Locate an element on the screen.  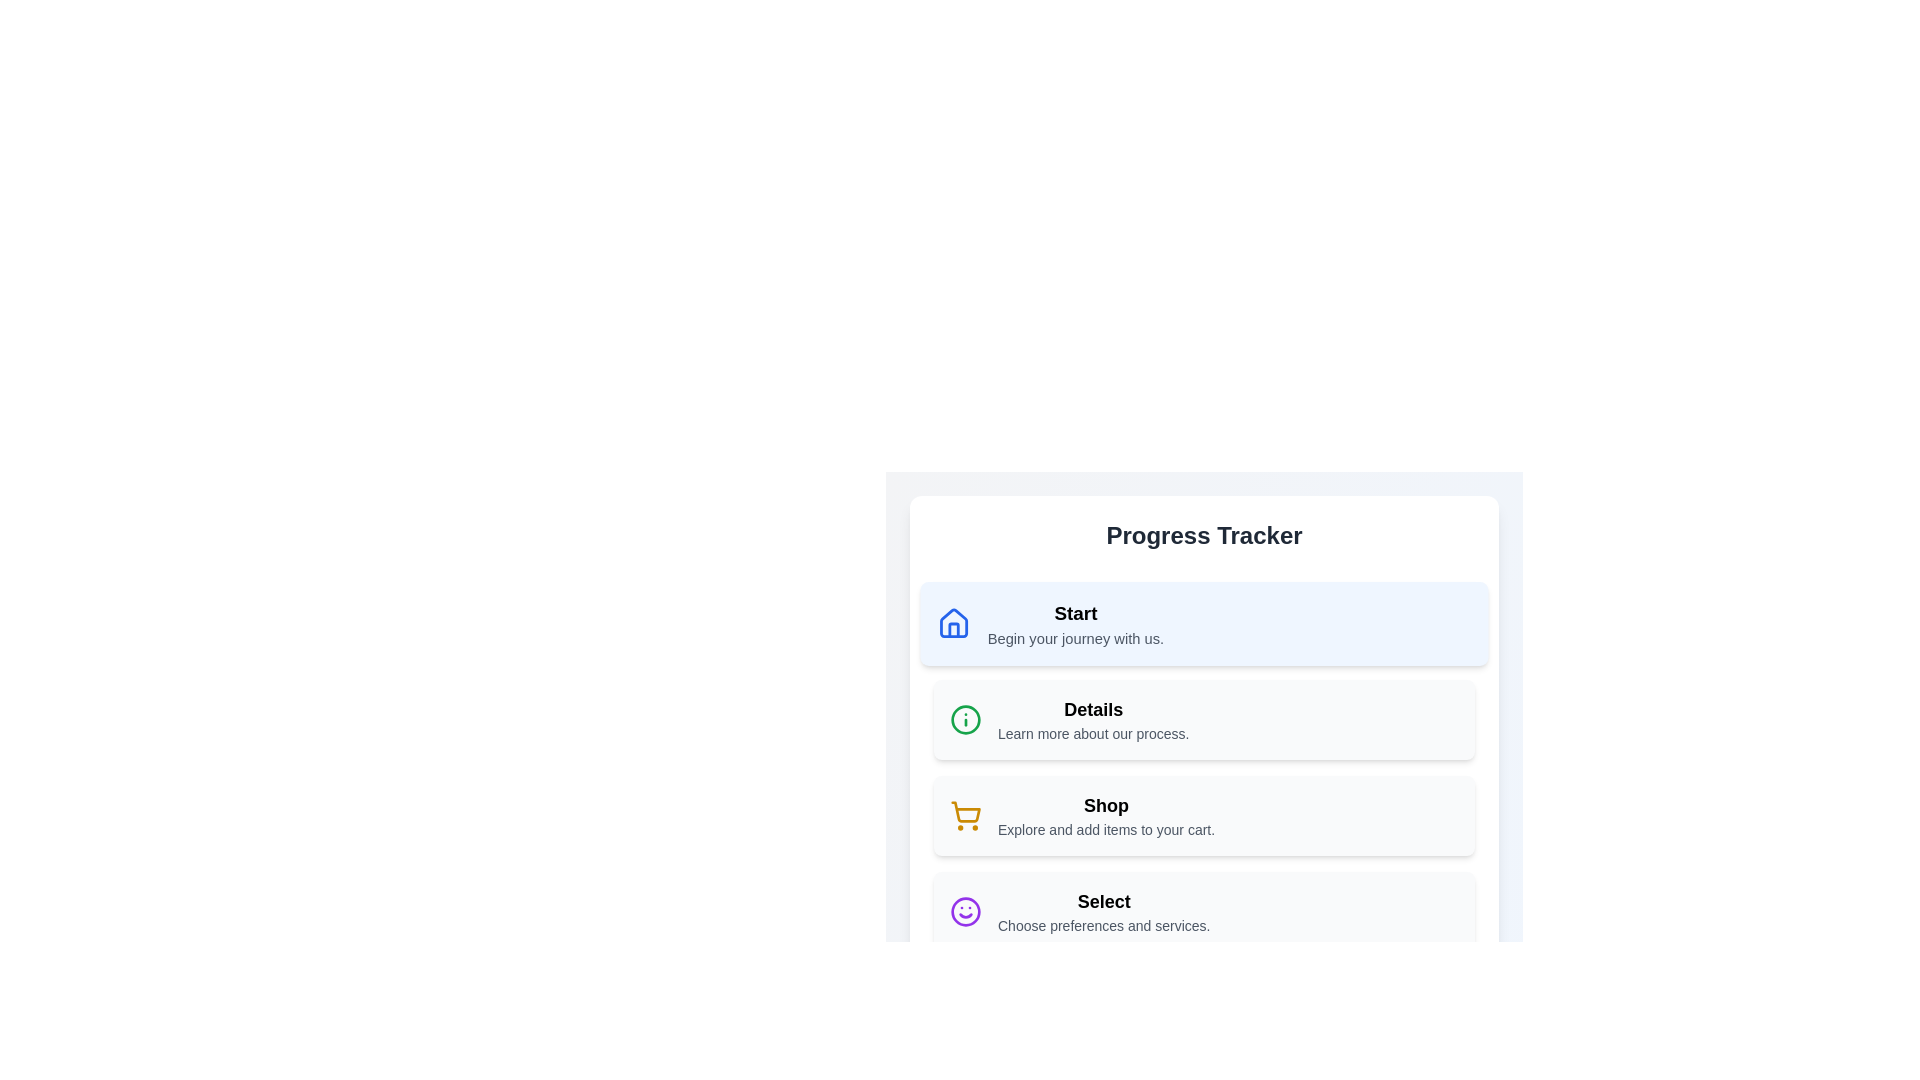
the circular green information icon located in the 'Details' section, positioned to the left of the text 'Details Learn more about our process.' is located at coordinates (965, 720).